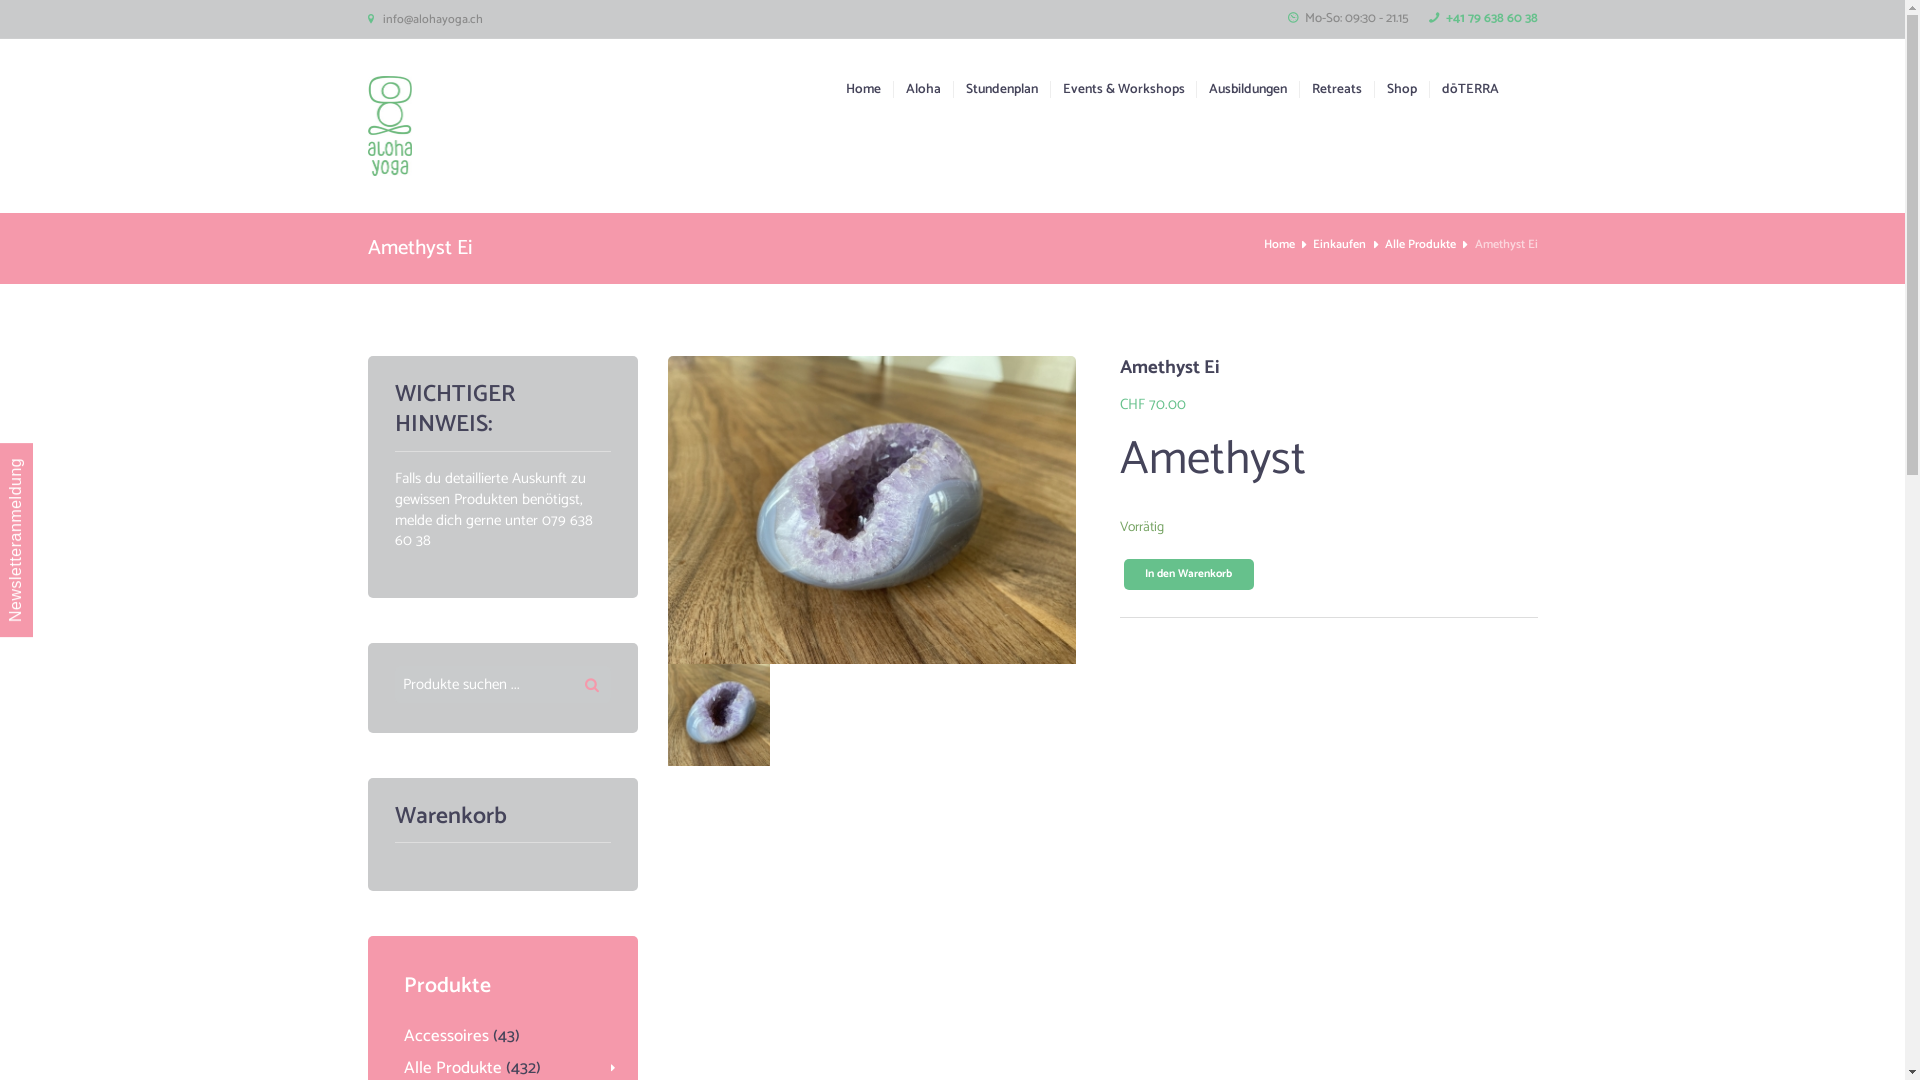 This screenshot has height=1080, width=1920. Describe the element at coordinates (1278, 244) in the screenshot. I see `'Home'` at that location.